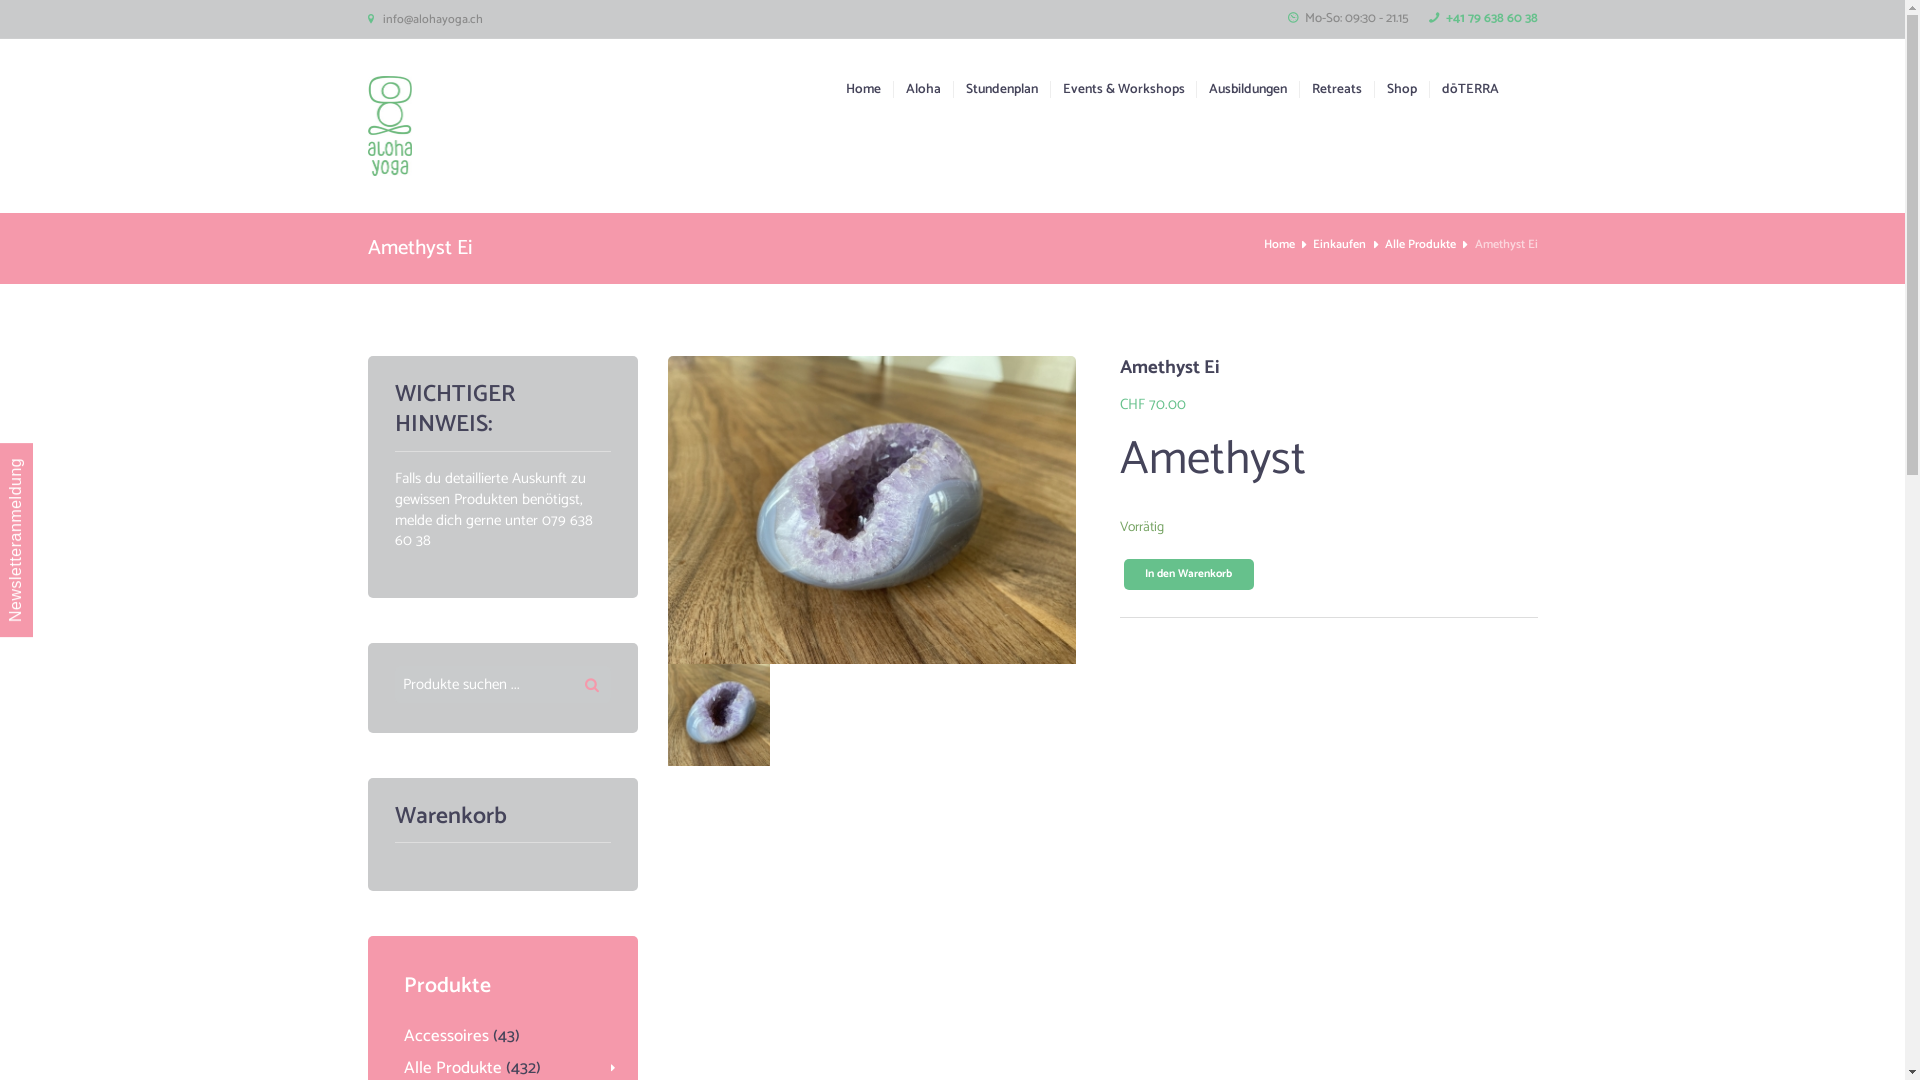 This screenshot has height=1080, width=1920. Describe the element at coordinates (1278, 244) in the screenshot. I see `'Home'` at that location.